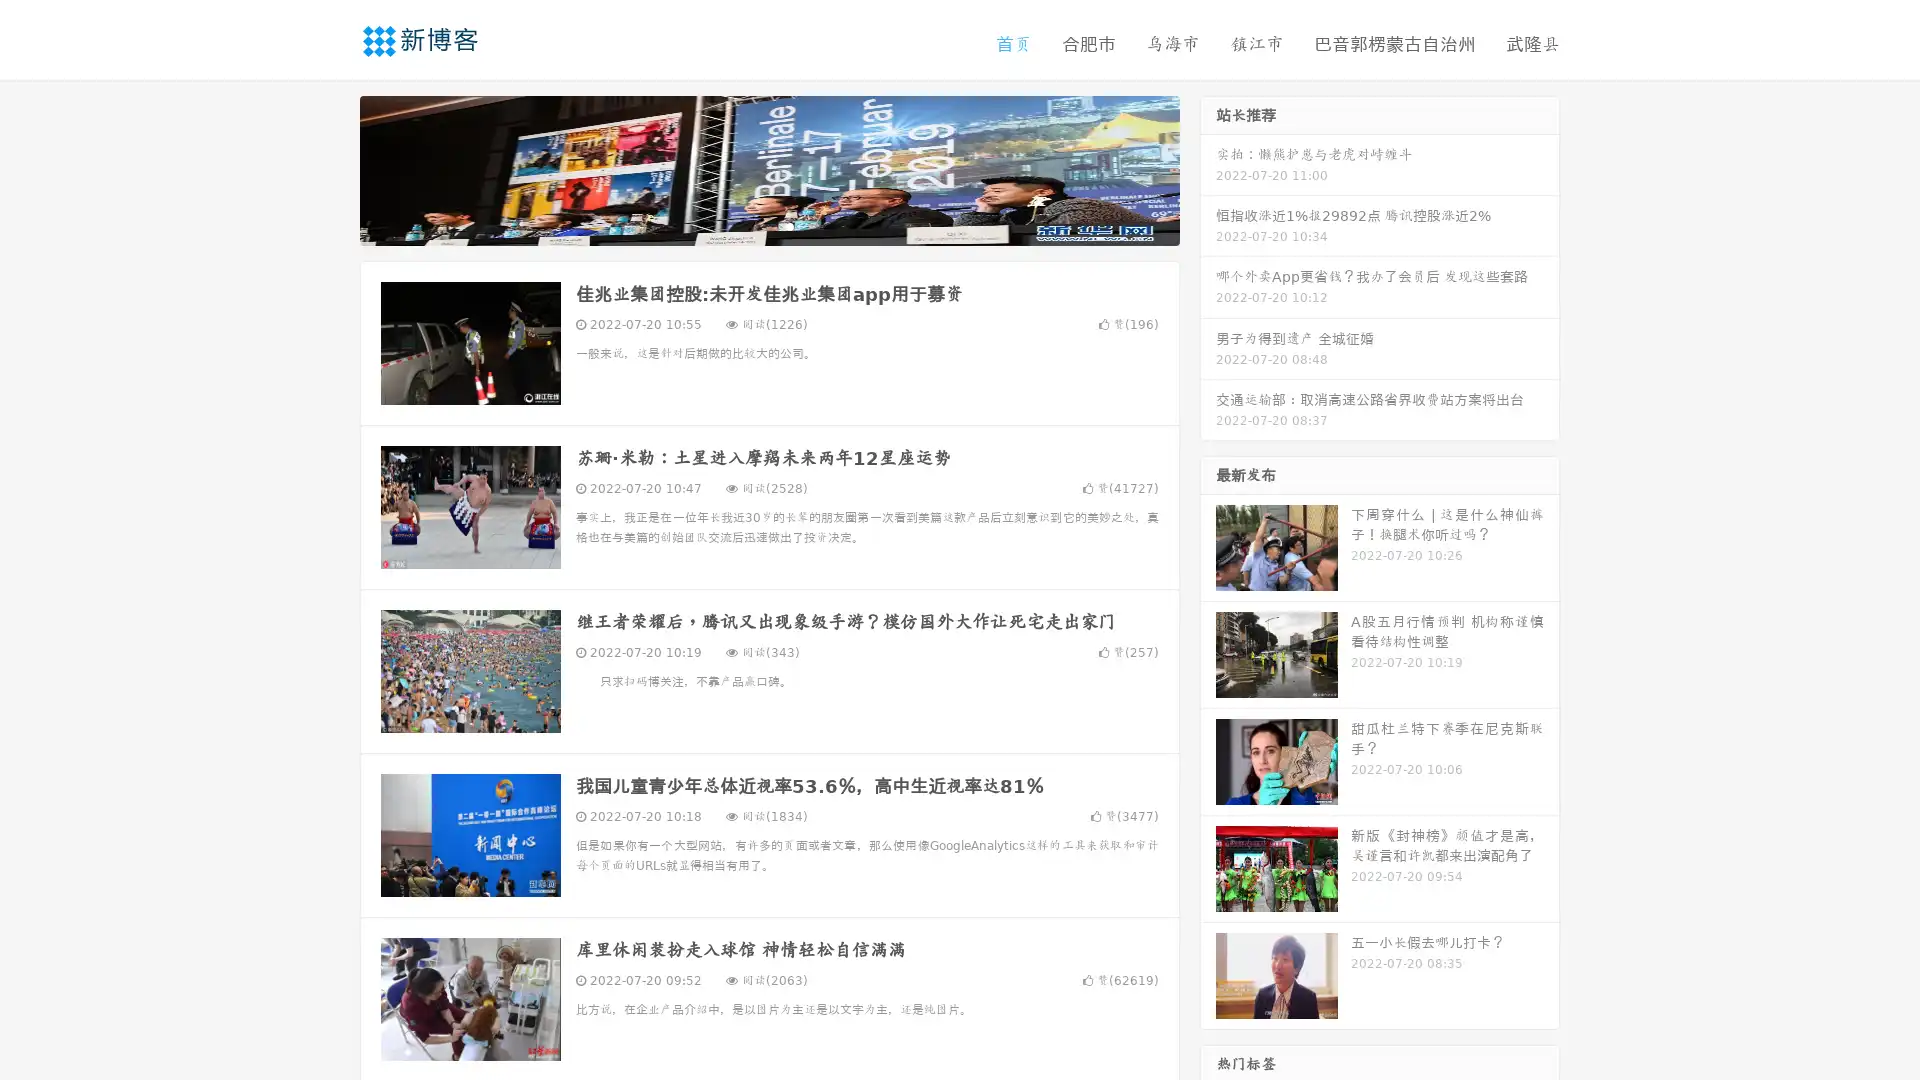 The image size is (1920, 1080). Describe the element at coordinates (789, 225) in the screenshot. I see `Go to slide 3` at that location.